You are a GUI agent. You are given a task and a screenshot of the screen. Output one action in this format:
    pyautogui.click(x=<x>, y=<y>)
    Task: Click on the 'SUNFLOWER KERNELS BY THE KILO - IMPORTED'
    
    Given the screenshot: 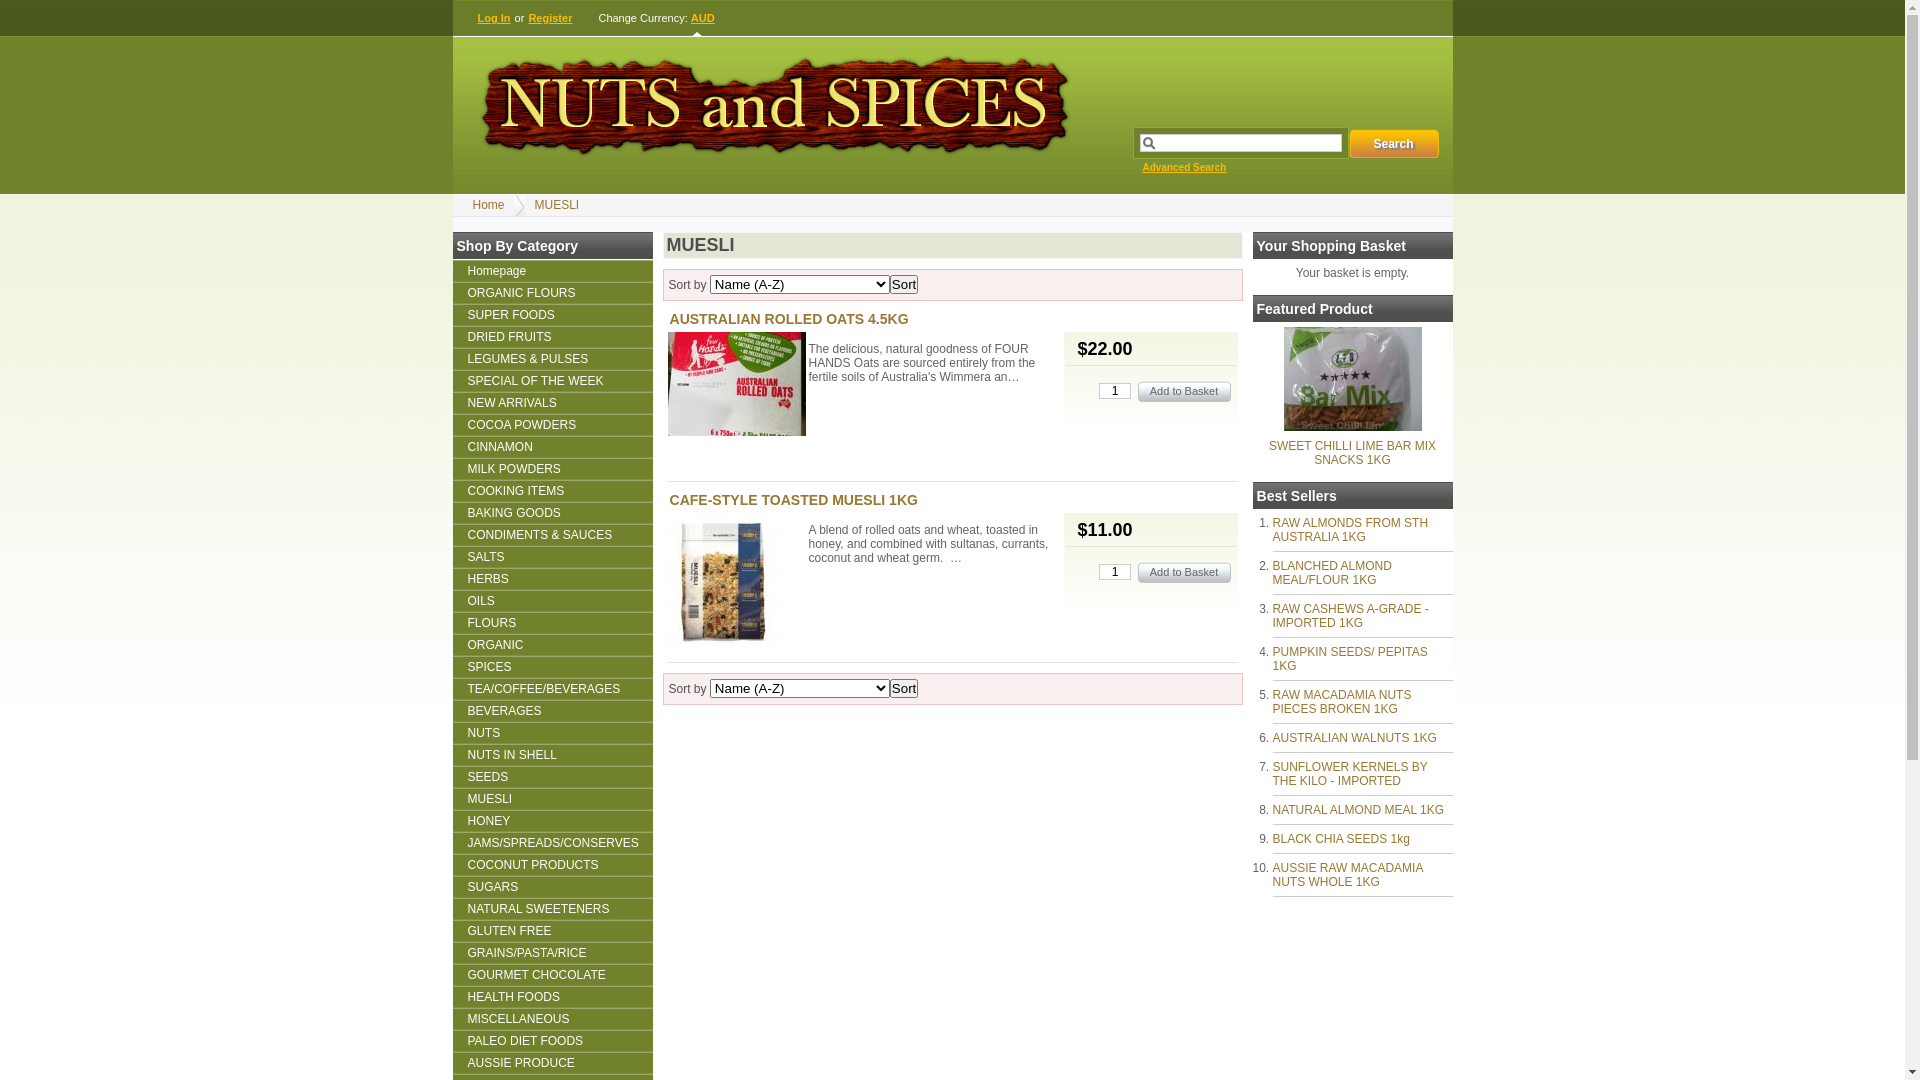 What is the action you would take?
    pyautogui.click(x=1349, y=773)
    